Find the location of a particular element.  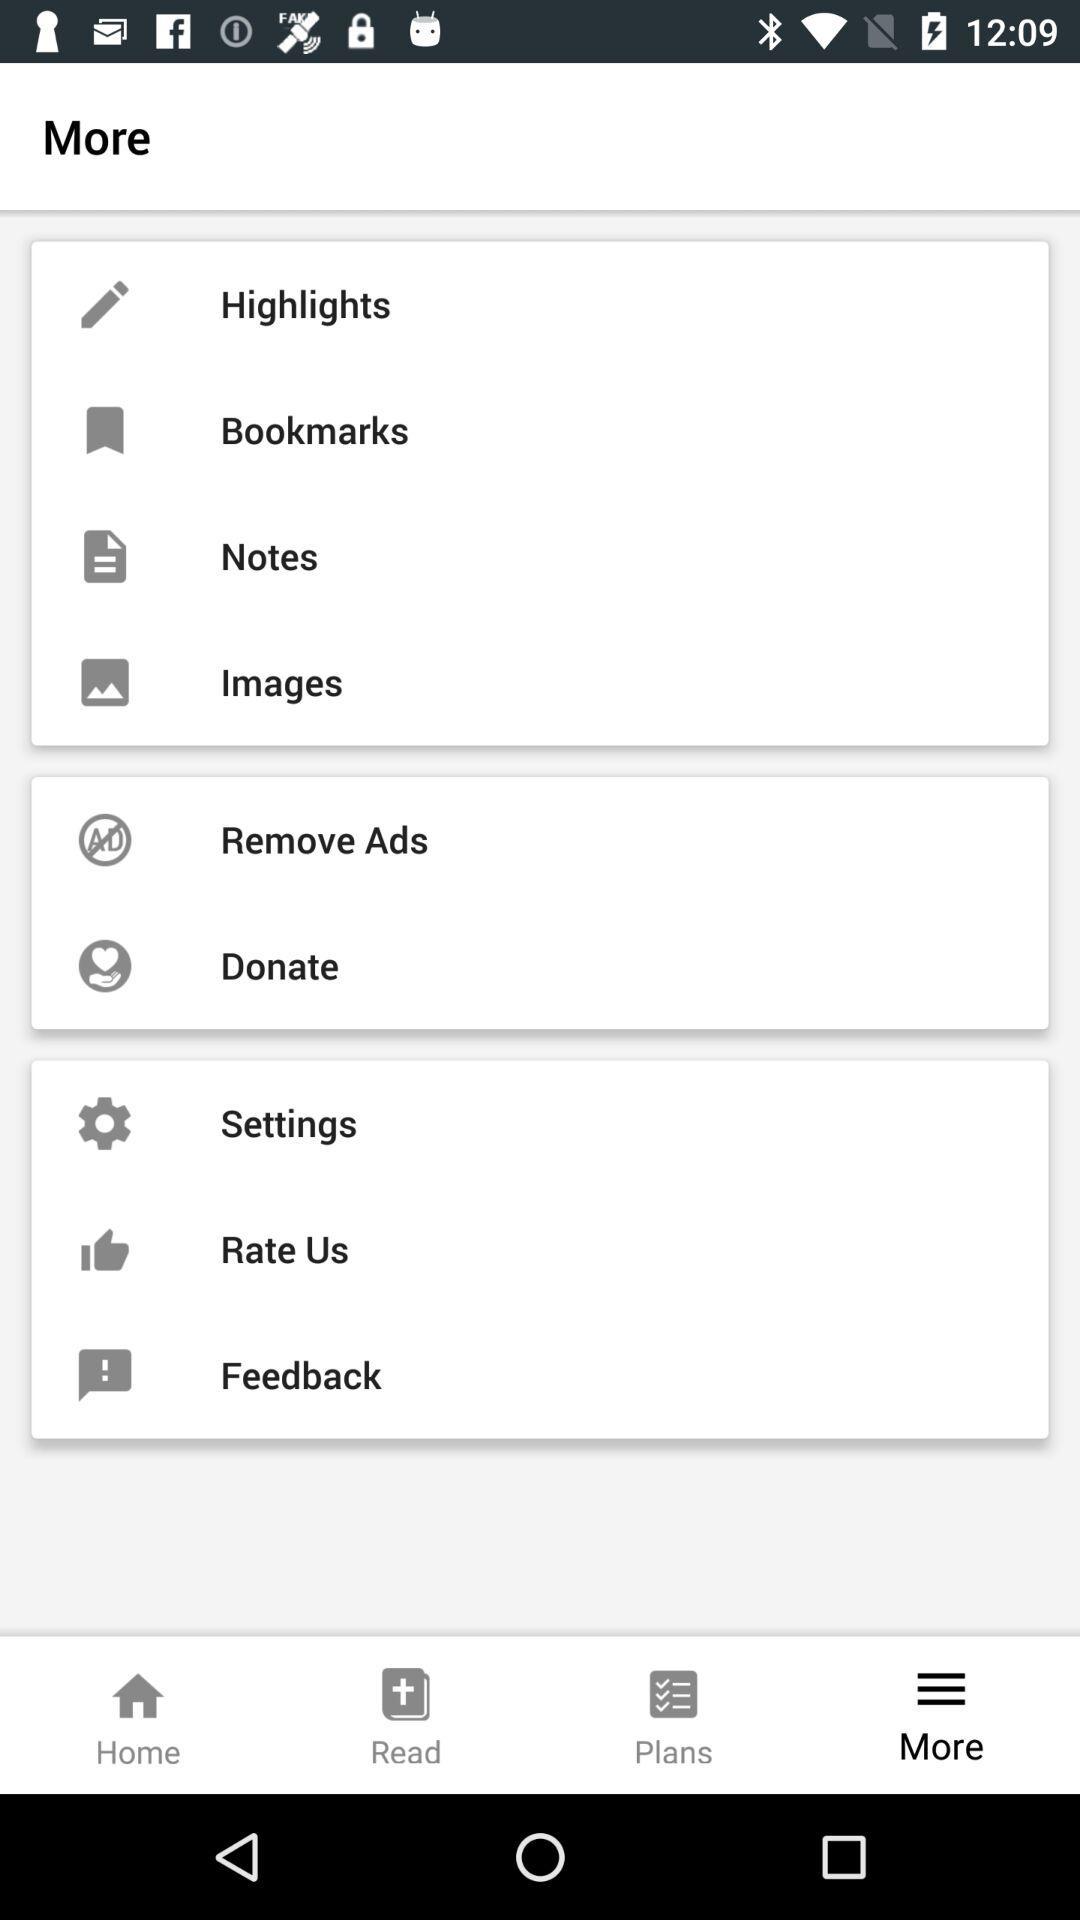

the icon below remove ads is located at coordinates (540, 965).